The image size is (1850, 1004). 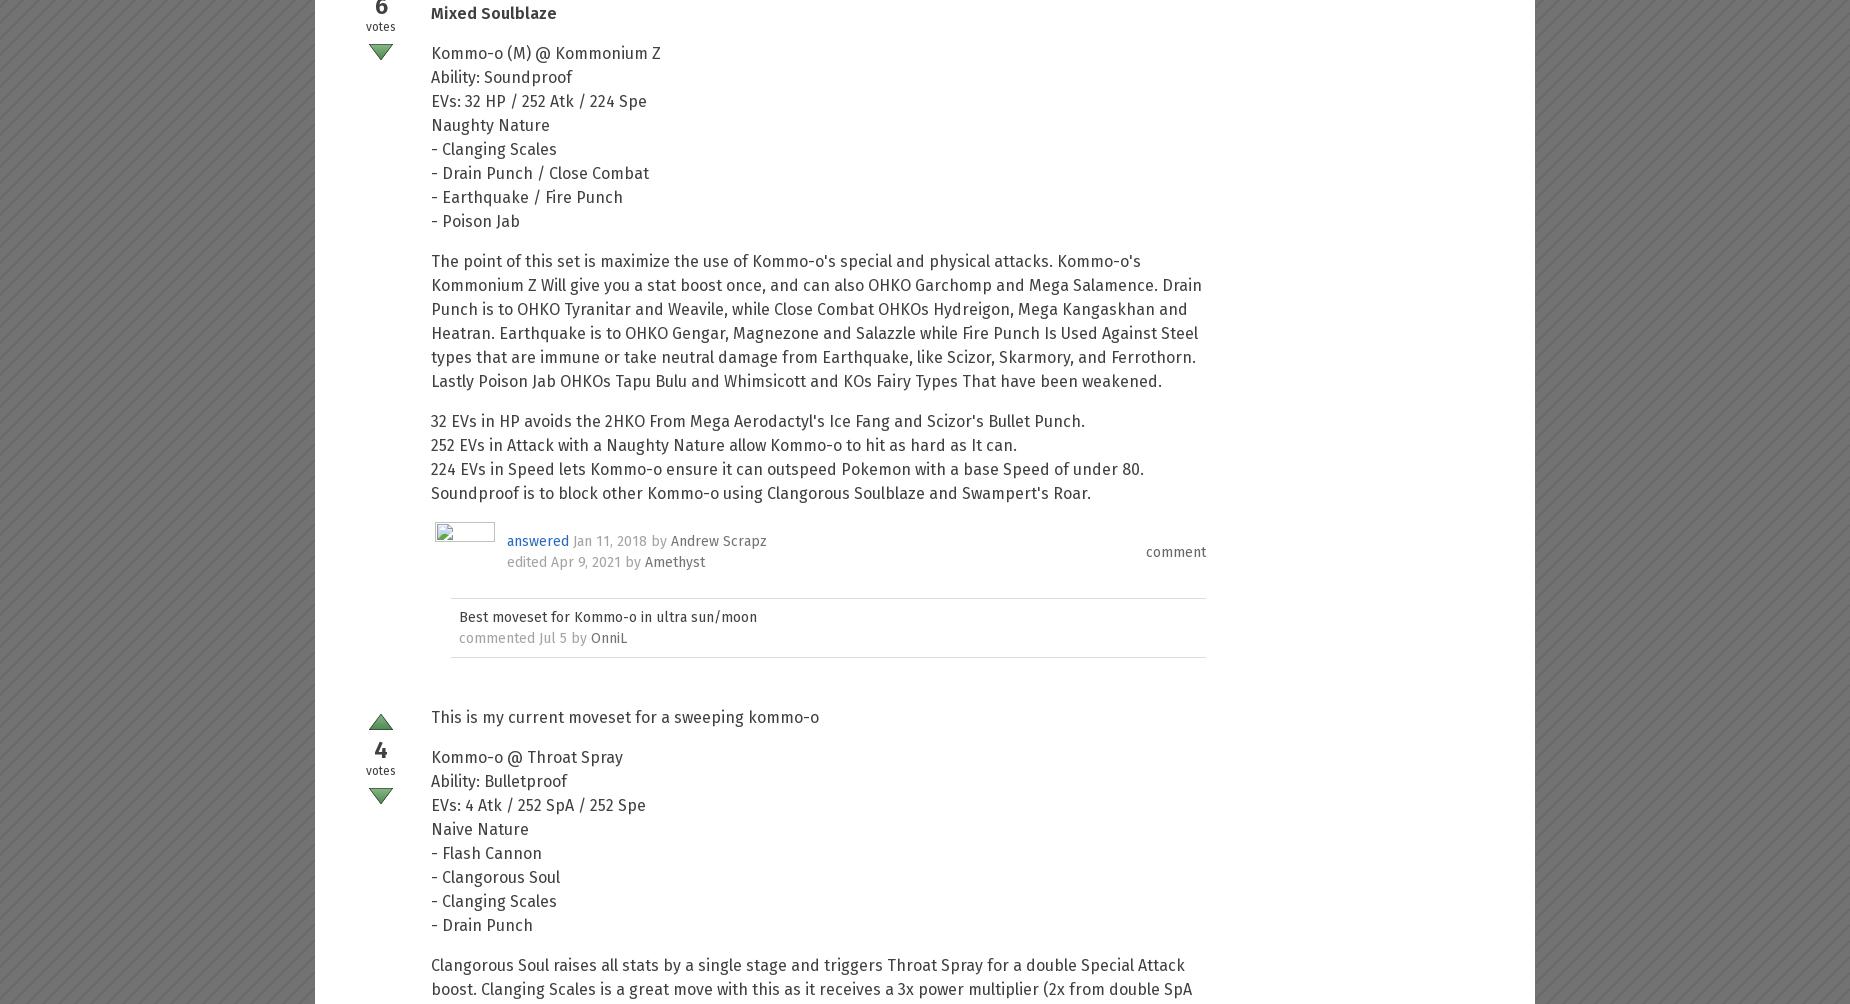 What do you see at coordinates (475, 220) in the screenshot?
I see `'- Poison Jab'` at bounding box center [475, 220].